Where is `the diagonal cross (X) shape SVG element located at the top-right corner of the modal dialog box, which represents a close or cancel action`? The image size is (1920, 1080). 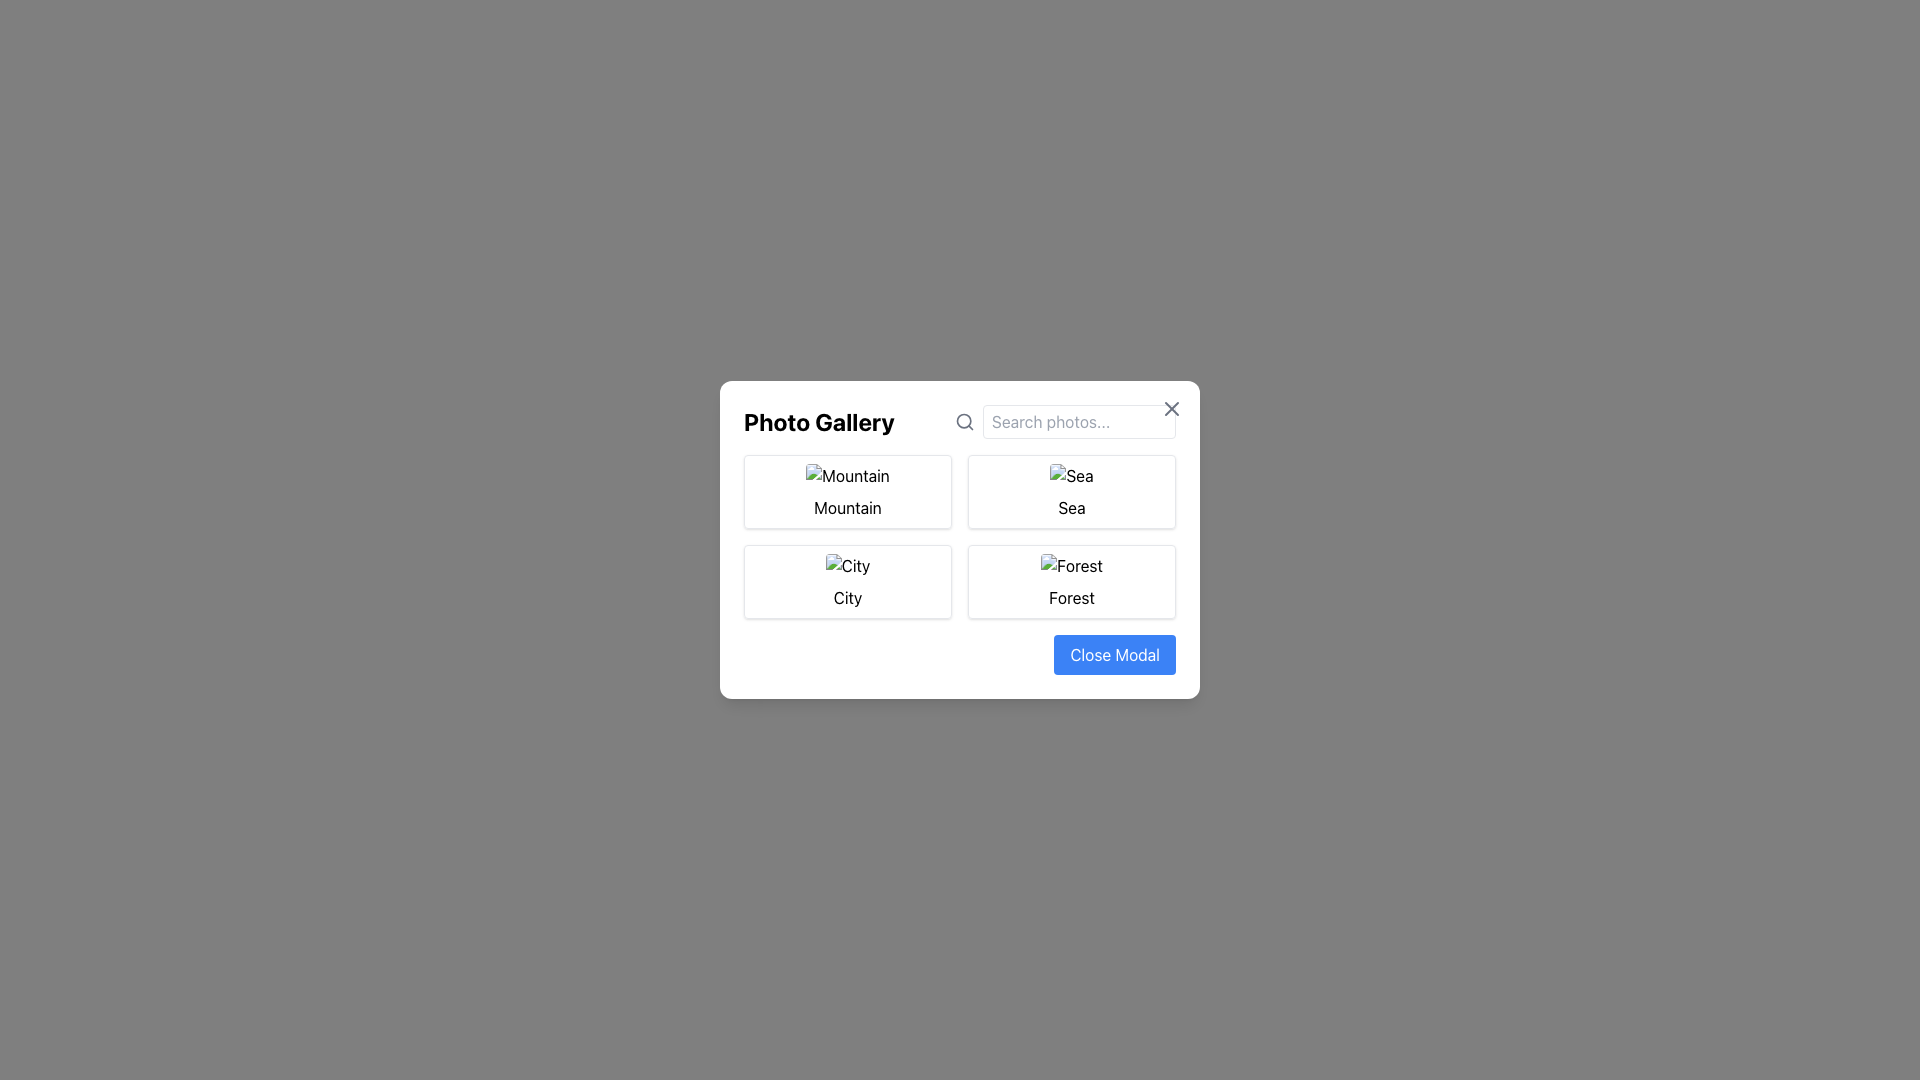
the diagonal cross (X) shape SVG element located at the top-right corner of the modal dialog box, which represents a close or cancel action is located at coordinates (1171, 407).